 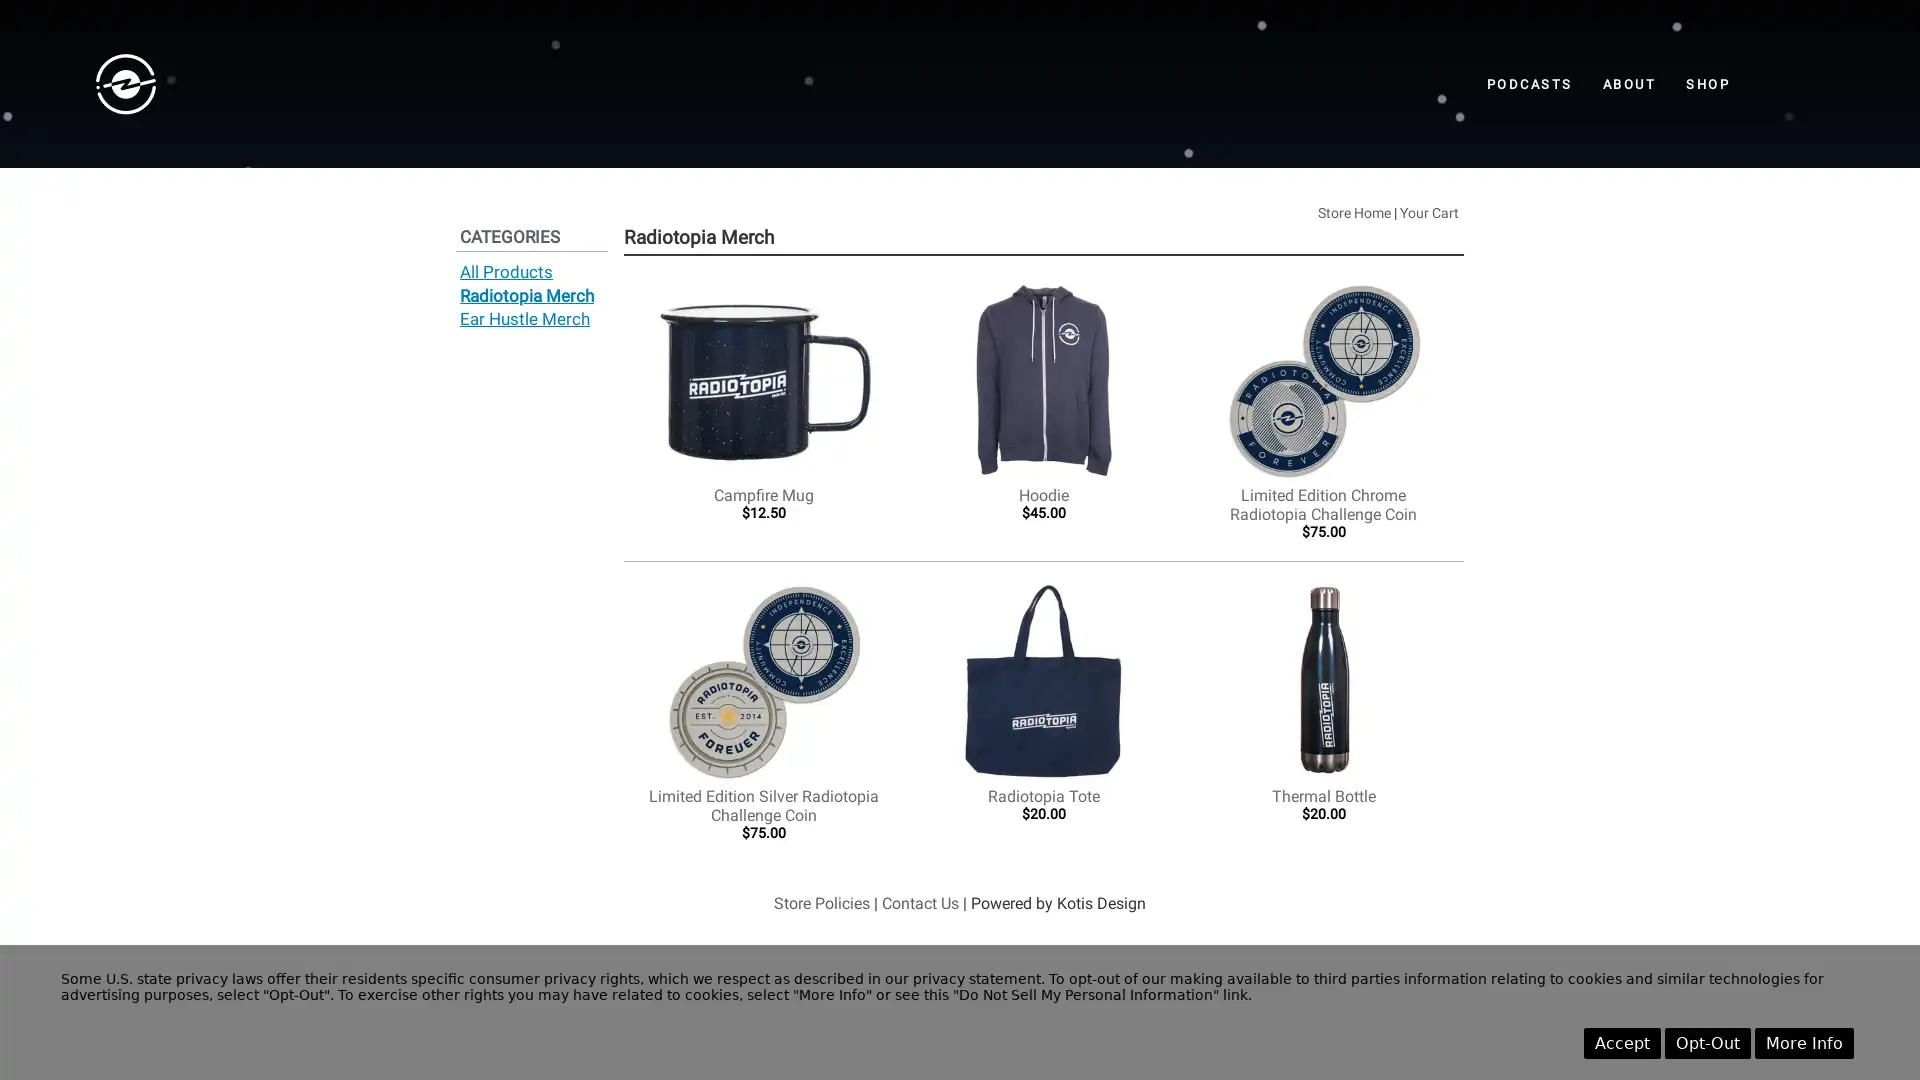 I want to click on Accept, so click(x=1622, y=1042).